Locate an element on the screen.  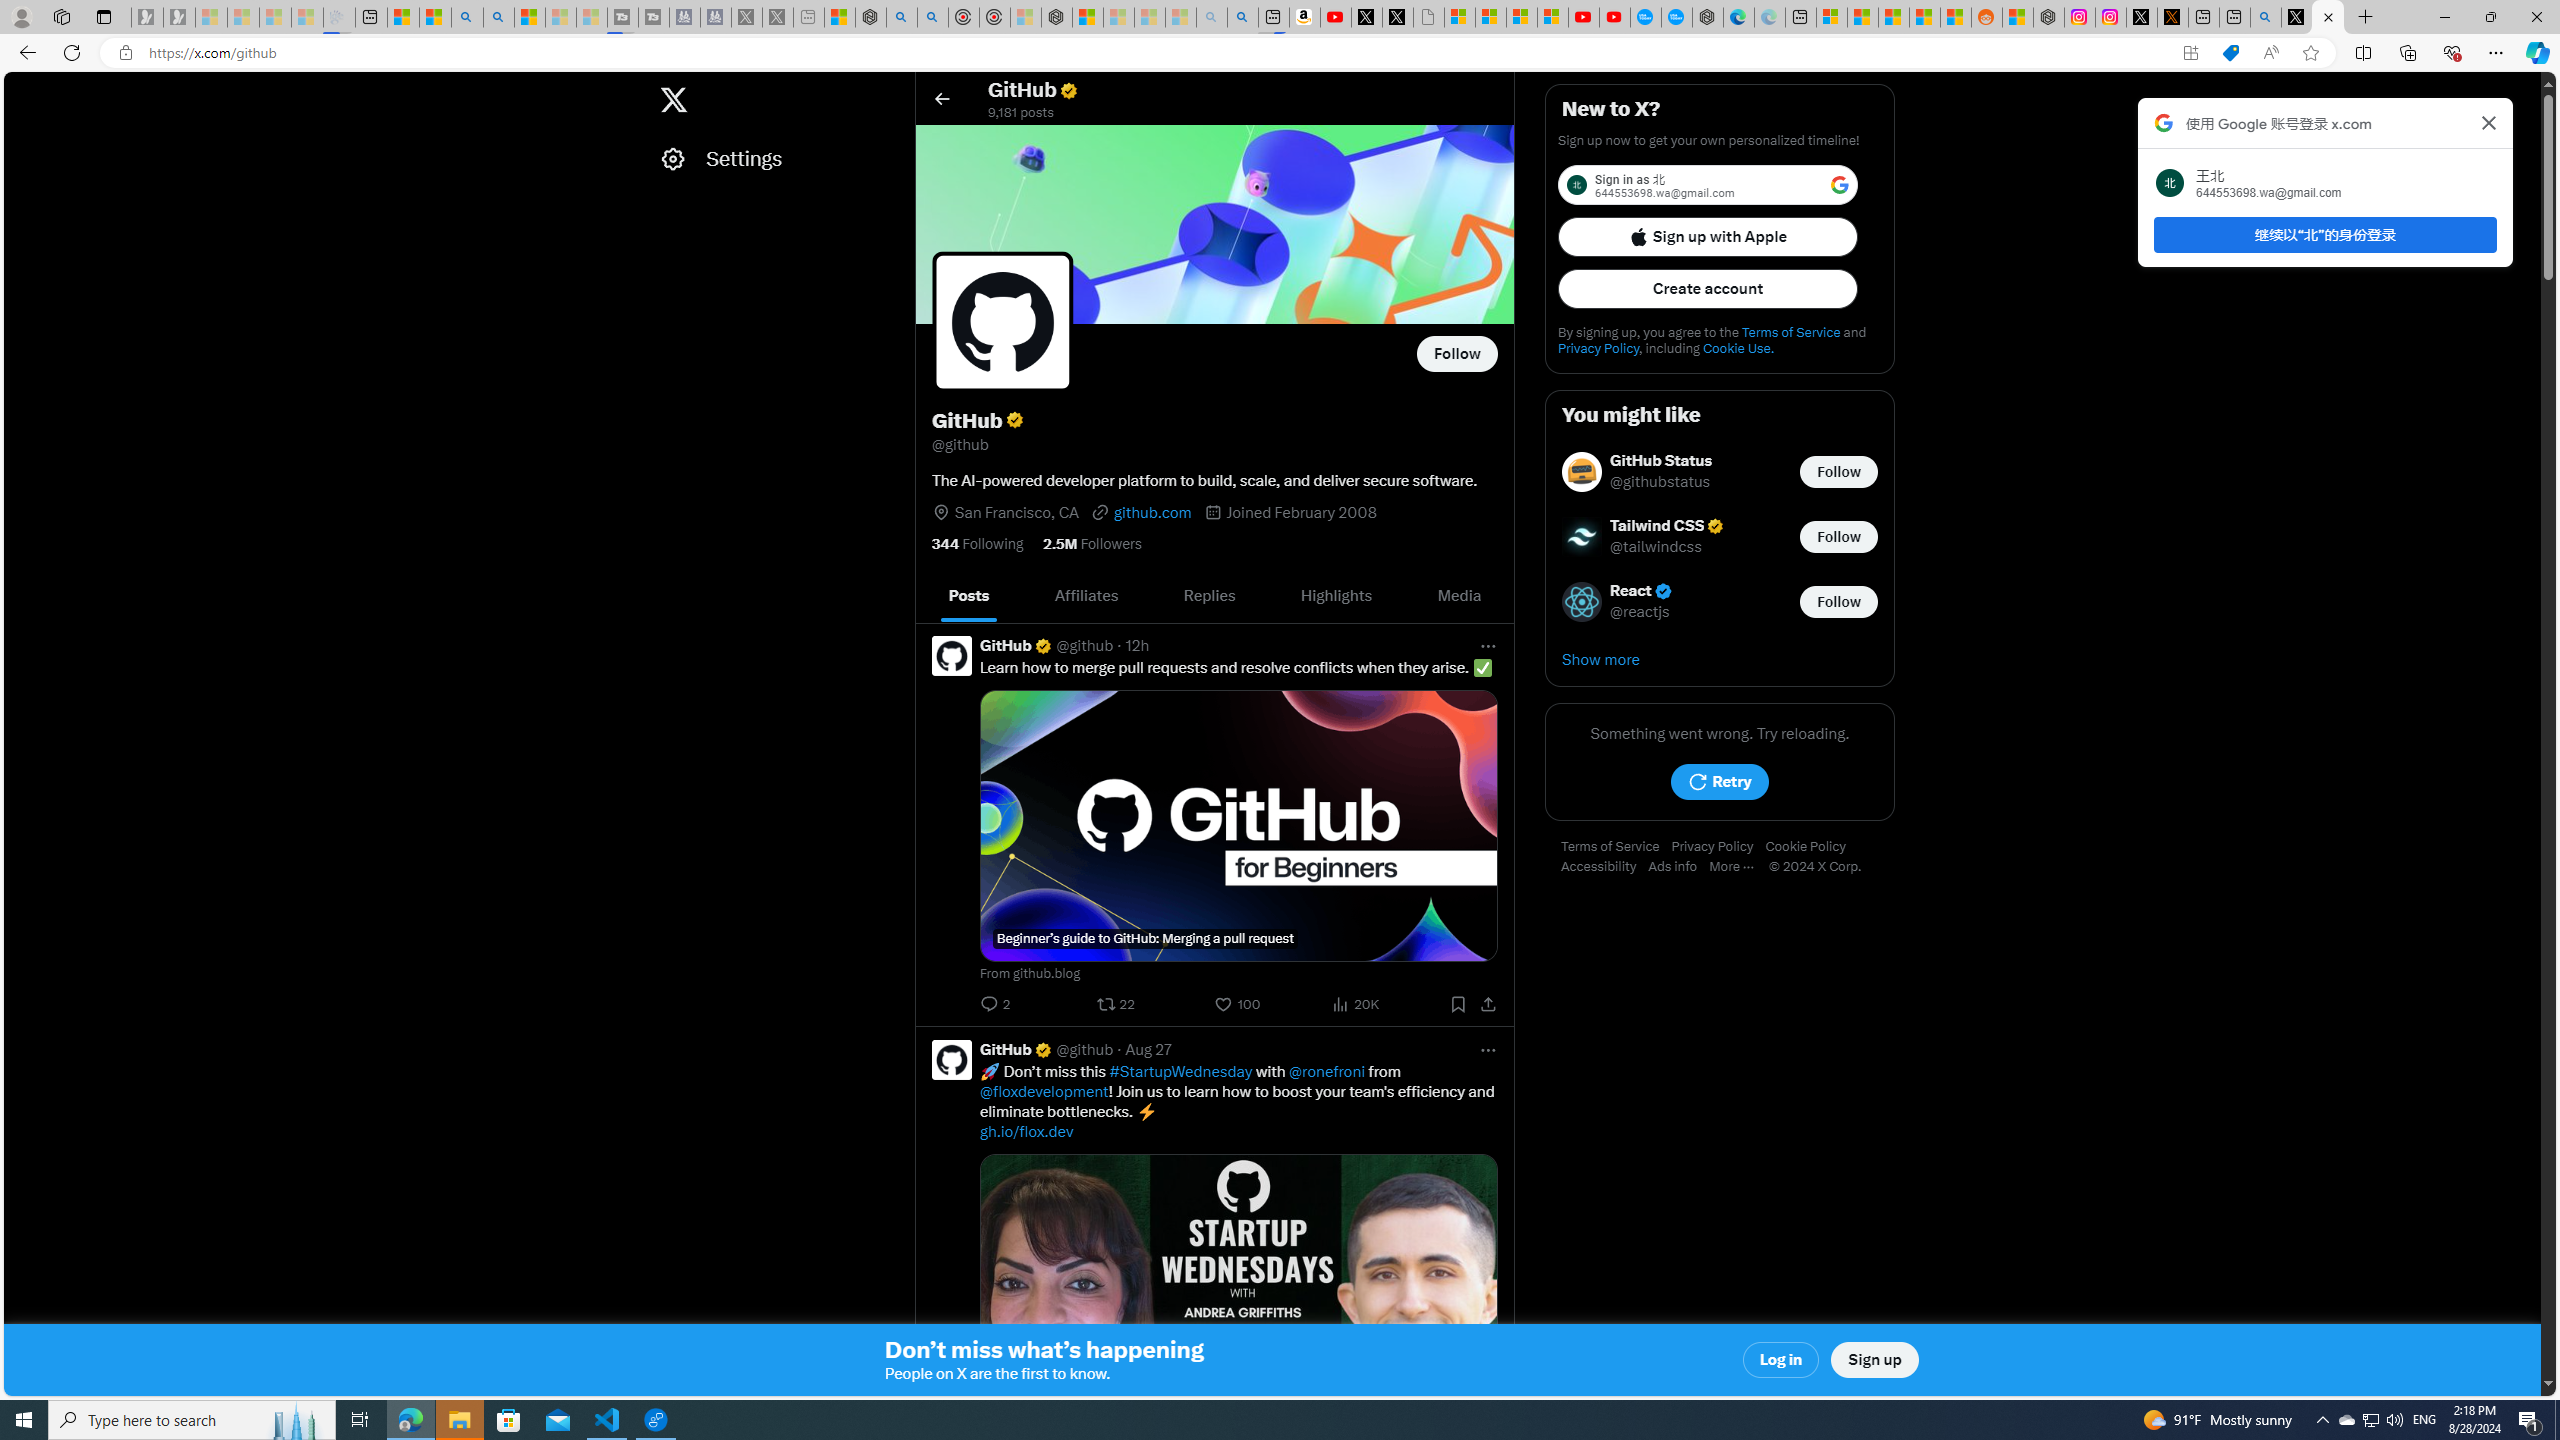
'YouTube Kids - An App Created for Kids to Explore Content' is located at coordinates (1614, 16).